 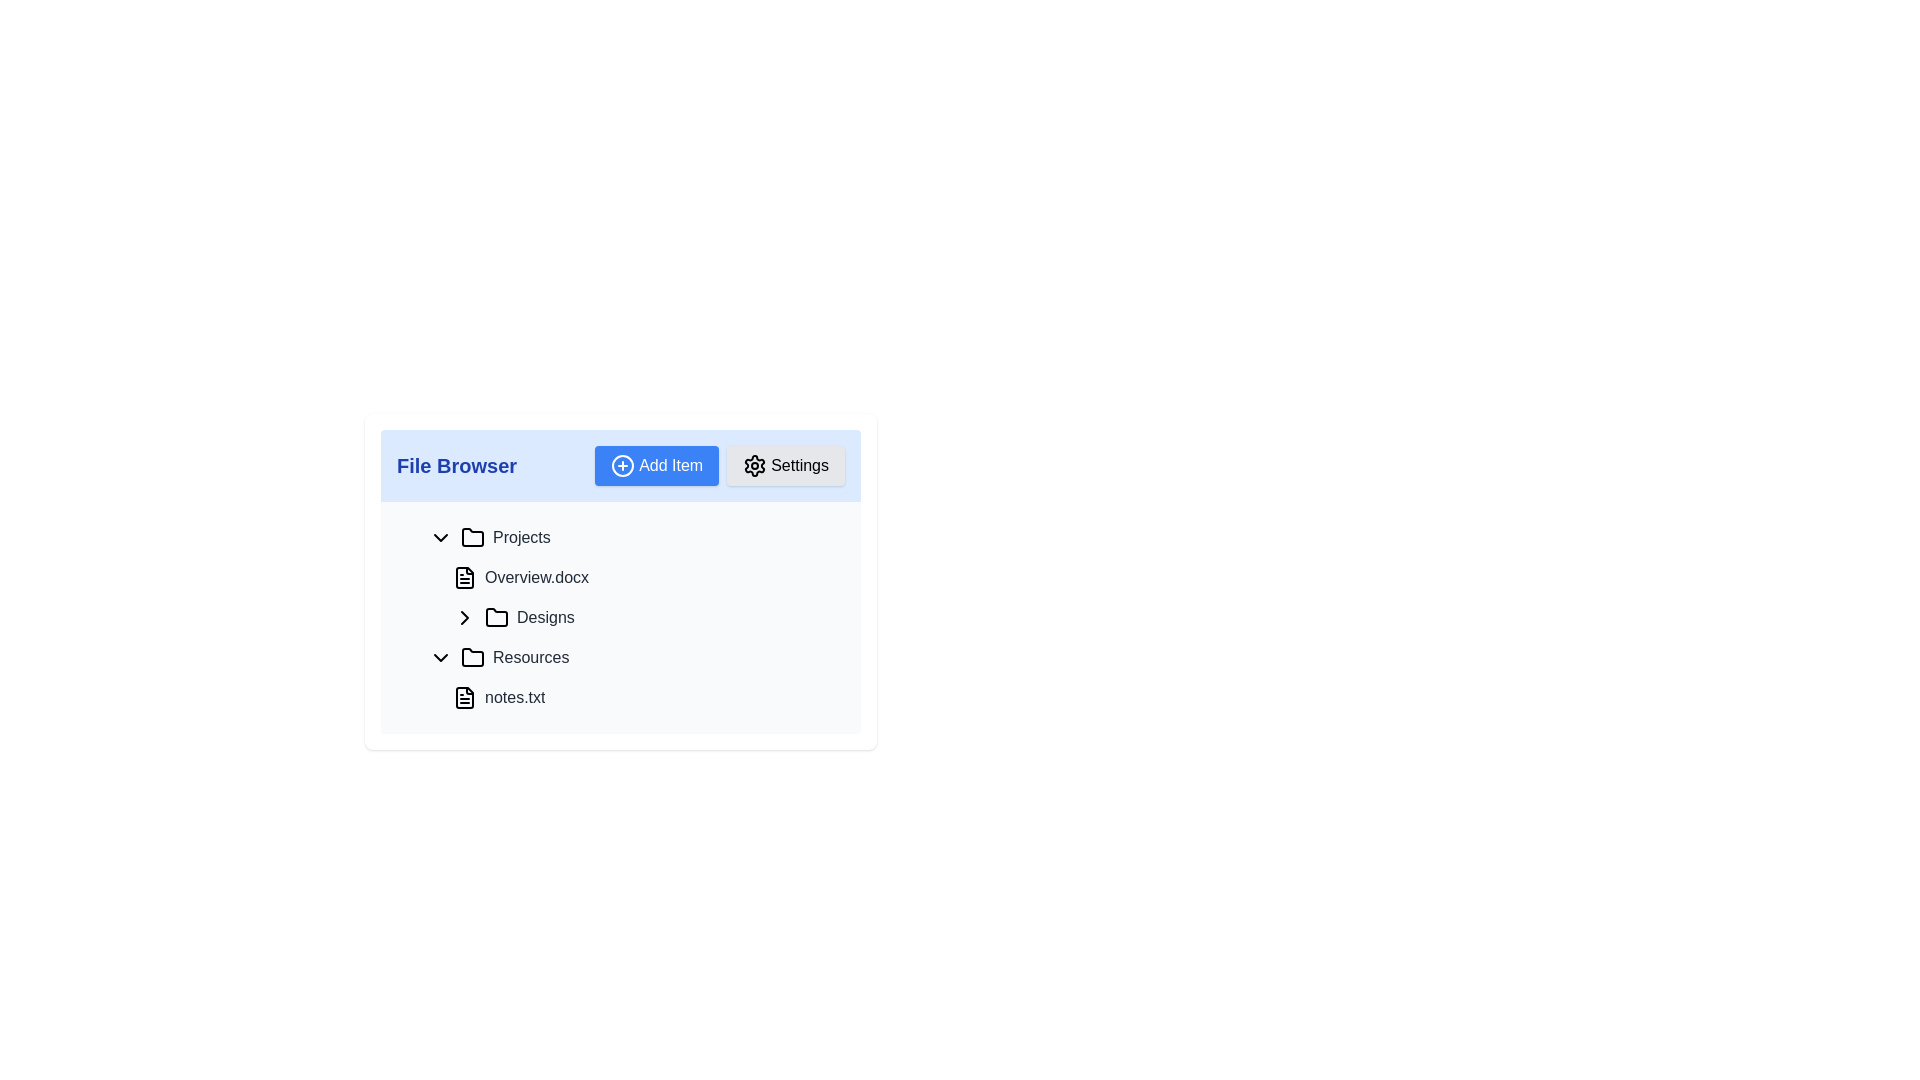 What do you see at coordinates (497, 616) in the screenshot?
I see `the folder icon, which is styled with a simple outline design and located to the left of the 'Designs' label in the file browsing section` at bounding box center [497, 616].